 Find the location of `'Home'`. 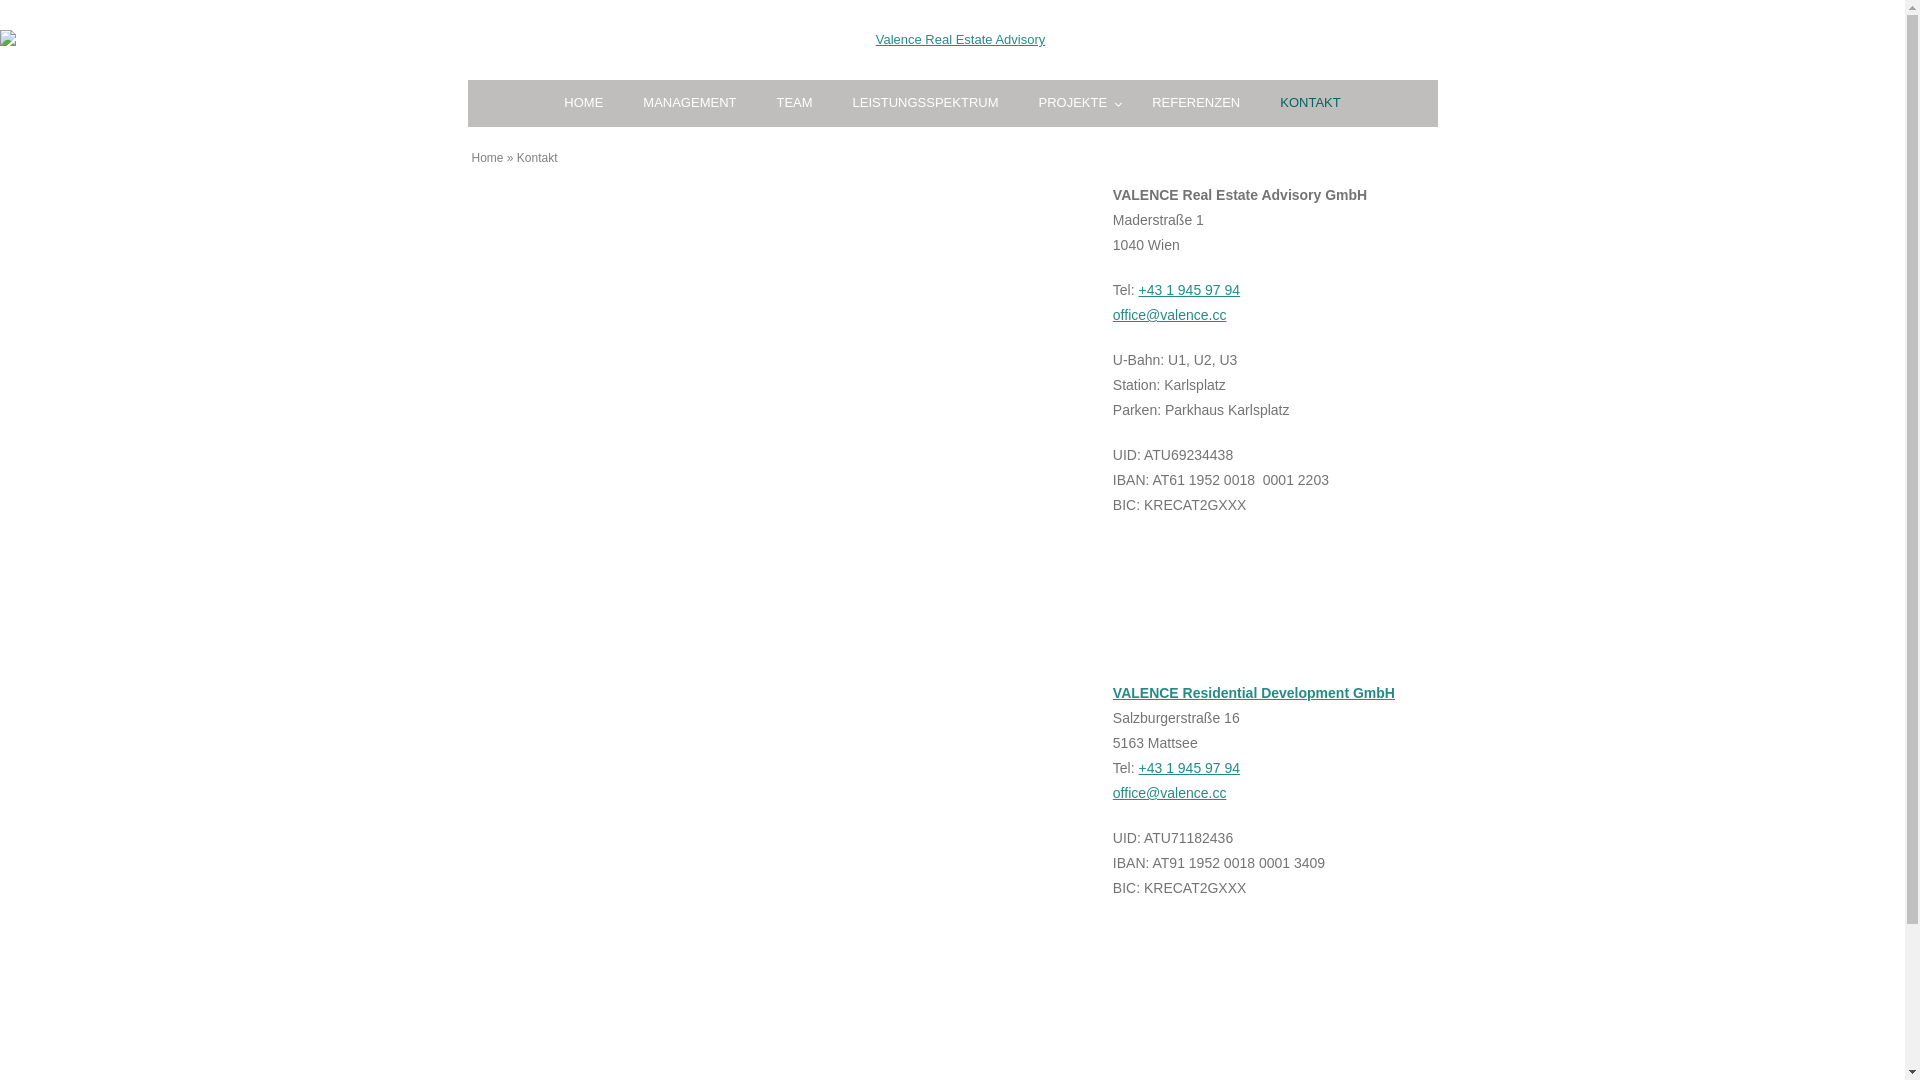

'Home' is located at coordinates (488, 157).